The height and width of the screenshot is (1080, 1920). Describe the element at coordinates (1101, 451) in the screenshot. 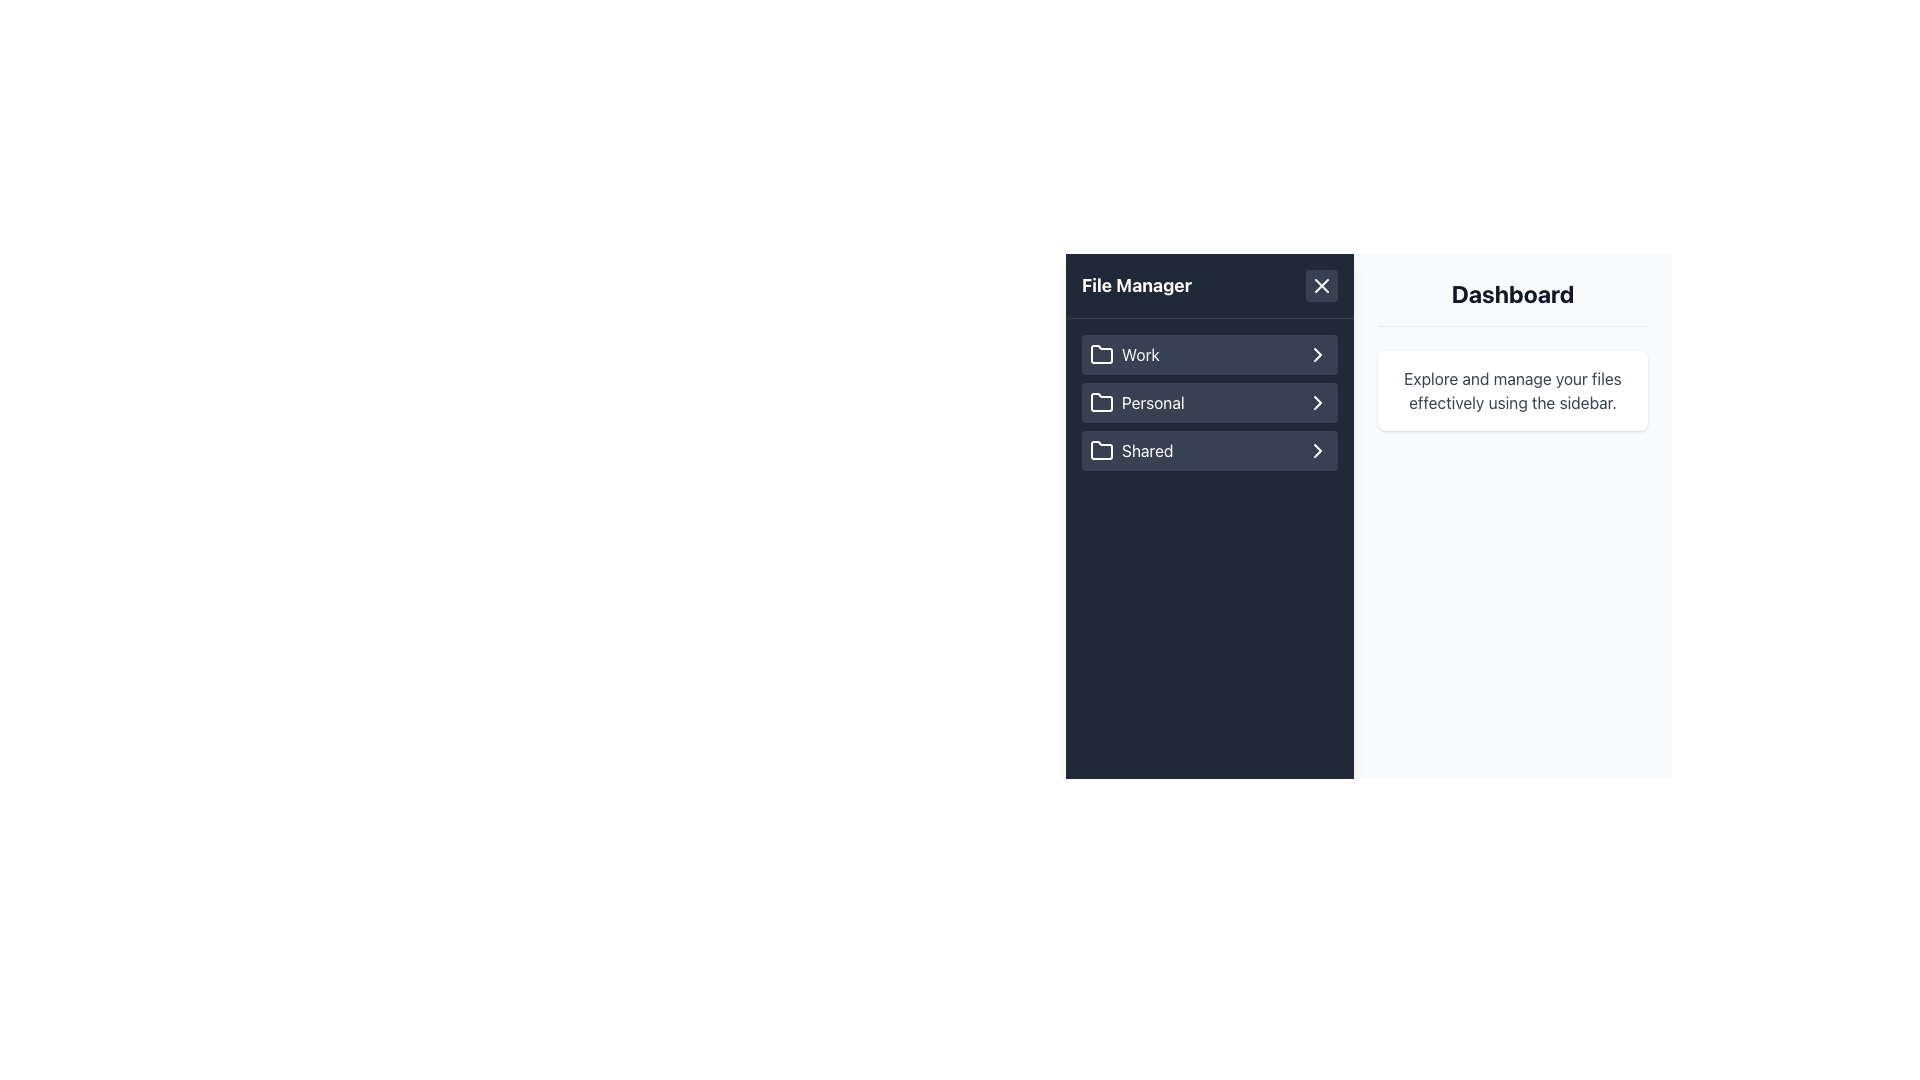

I see `the folder icon located to the left of the text 'Shared'` at that location.